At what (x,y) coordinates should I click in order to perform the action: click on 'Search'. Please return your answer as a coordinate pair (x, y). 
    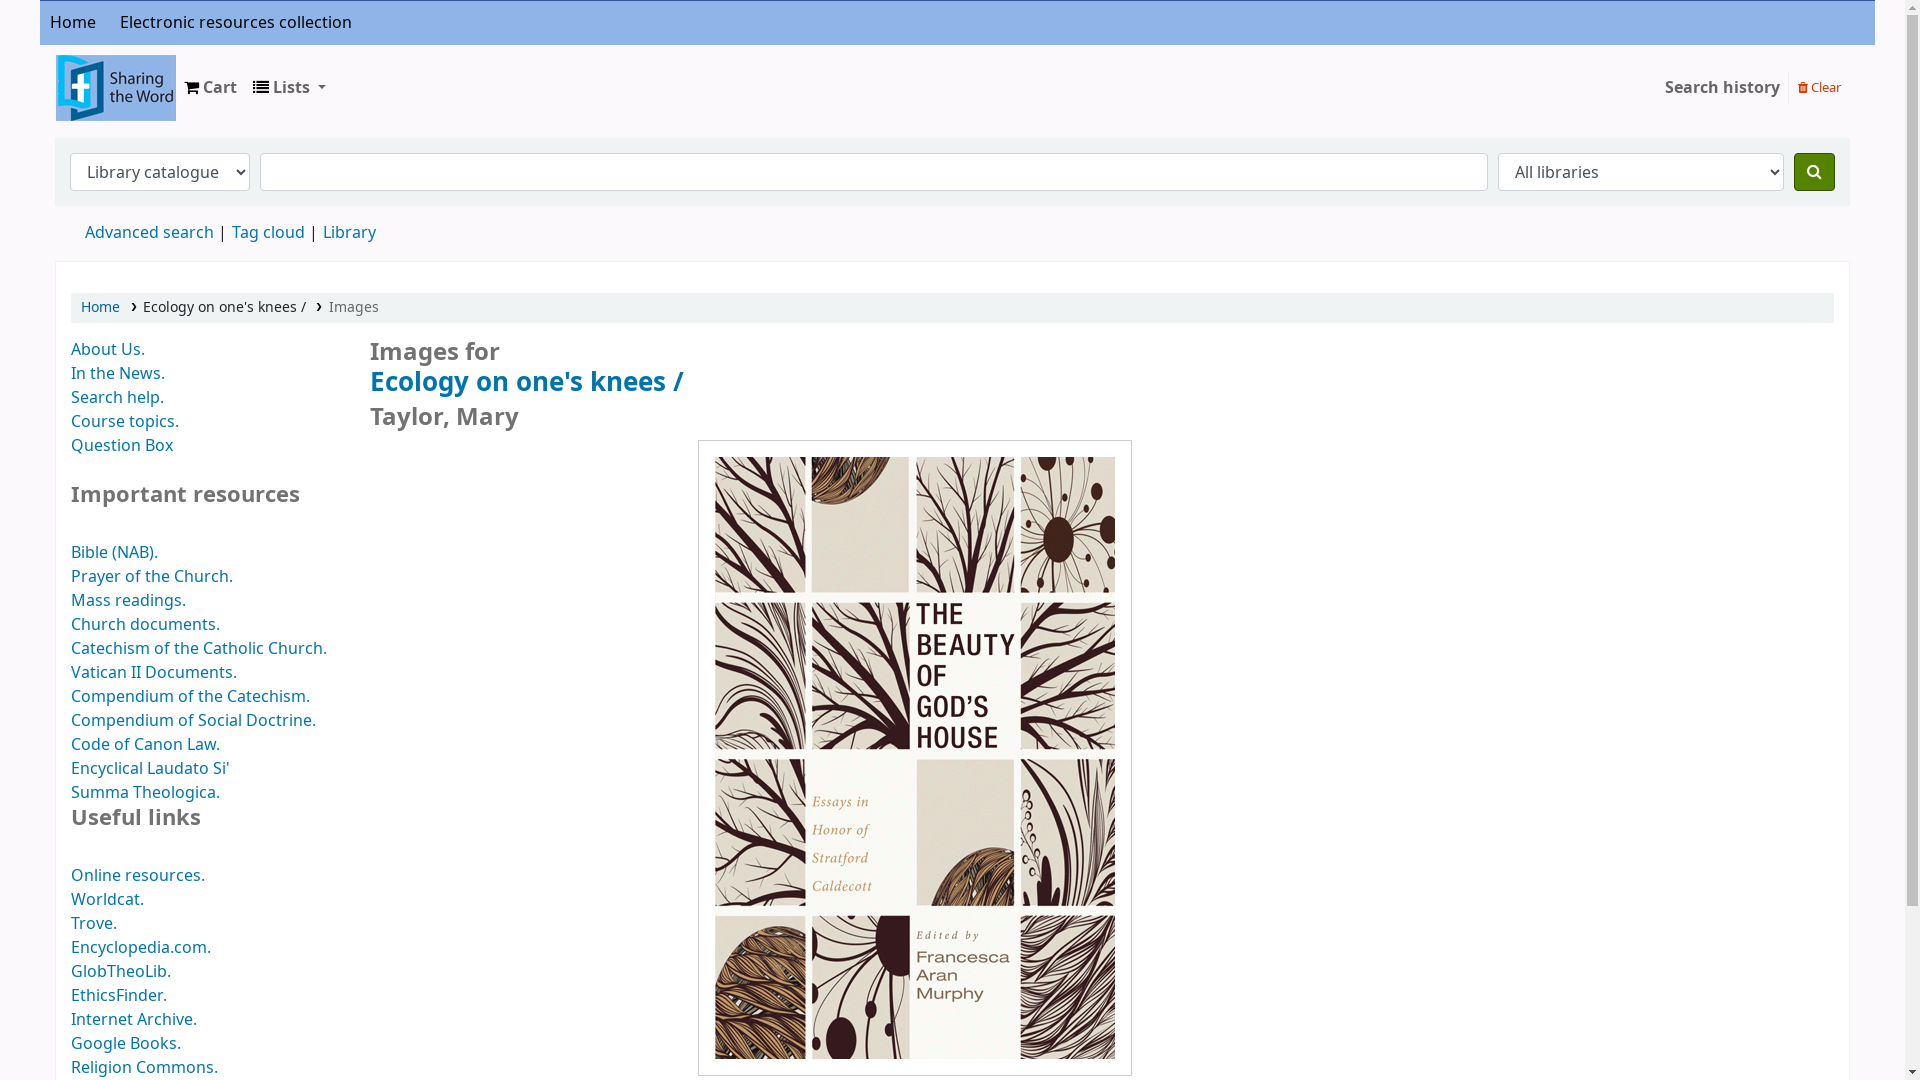
    Looking at the image, I should click on (1794, 171).